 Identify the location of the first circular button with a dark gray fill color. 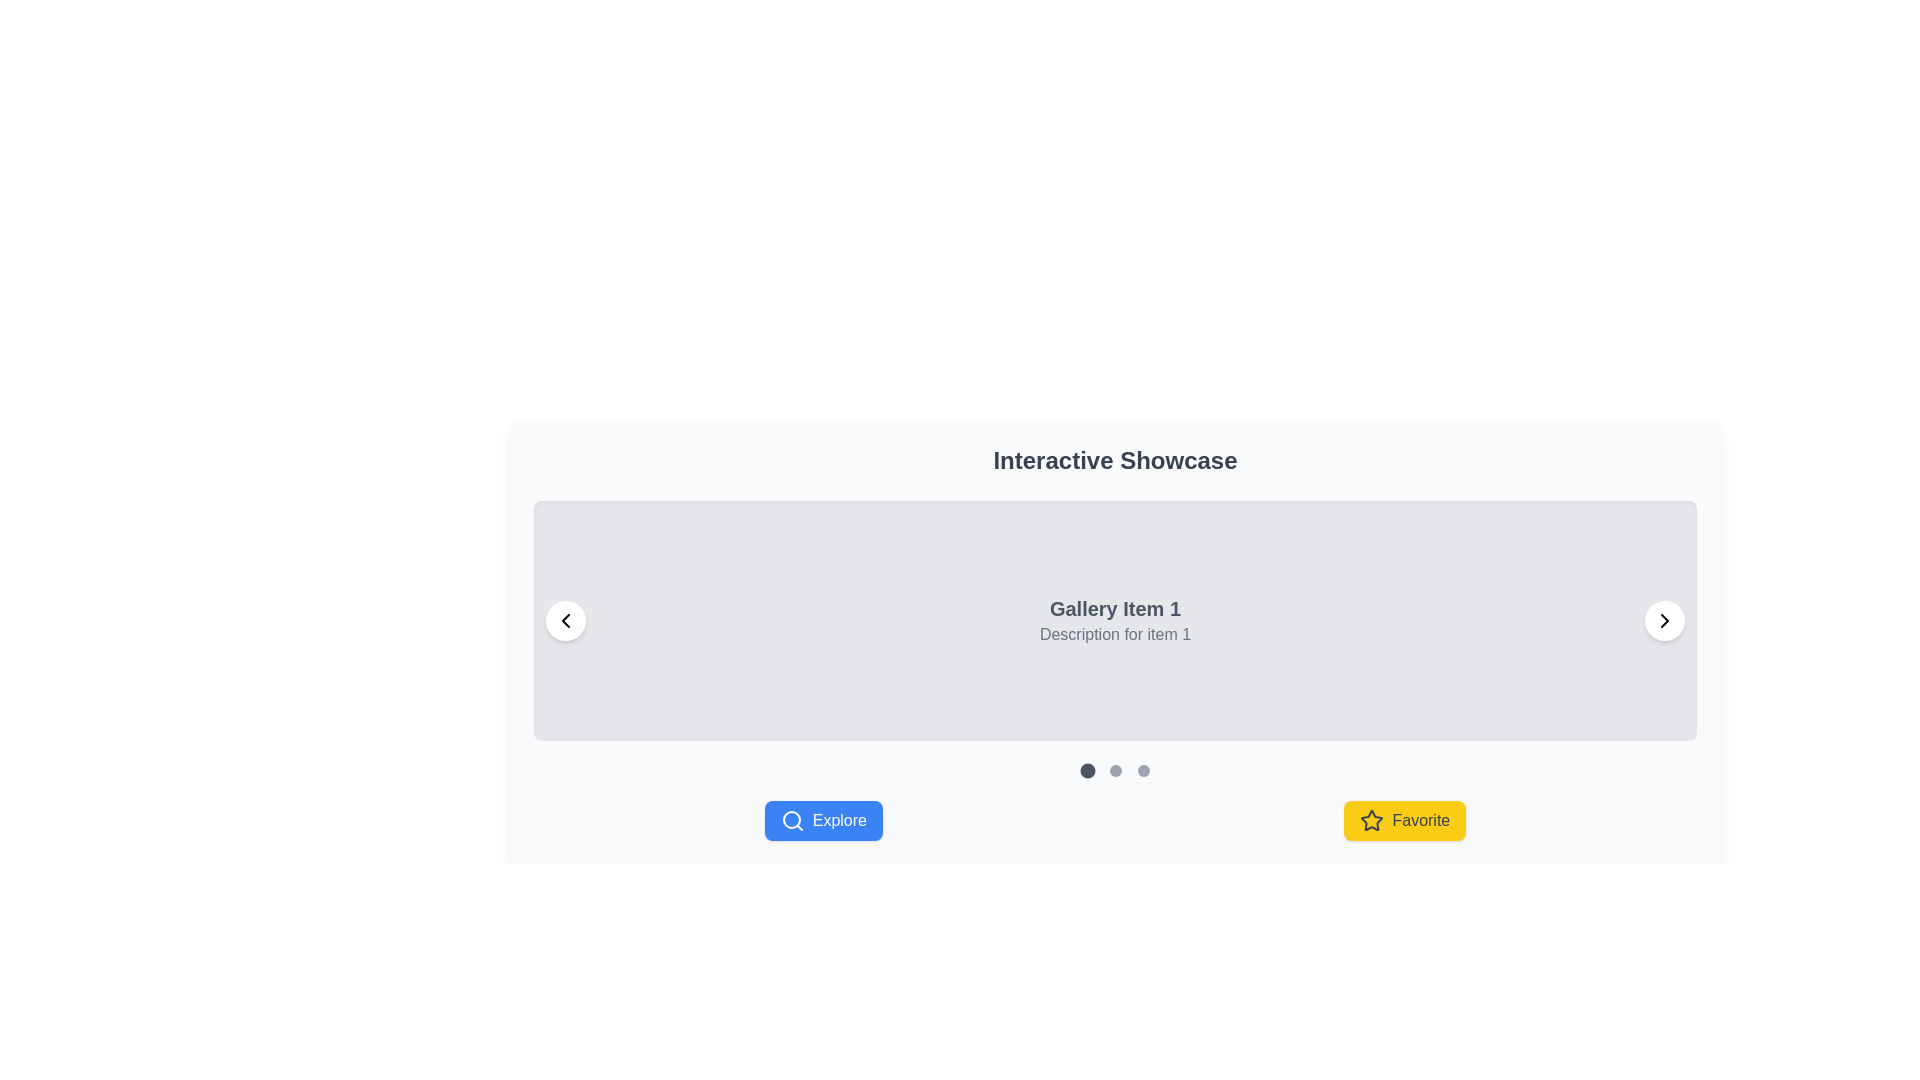
(1086, 770).